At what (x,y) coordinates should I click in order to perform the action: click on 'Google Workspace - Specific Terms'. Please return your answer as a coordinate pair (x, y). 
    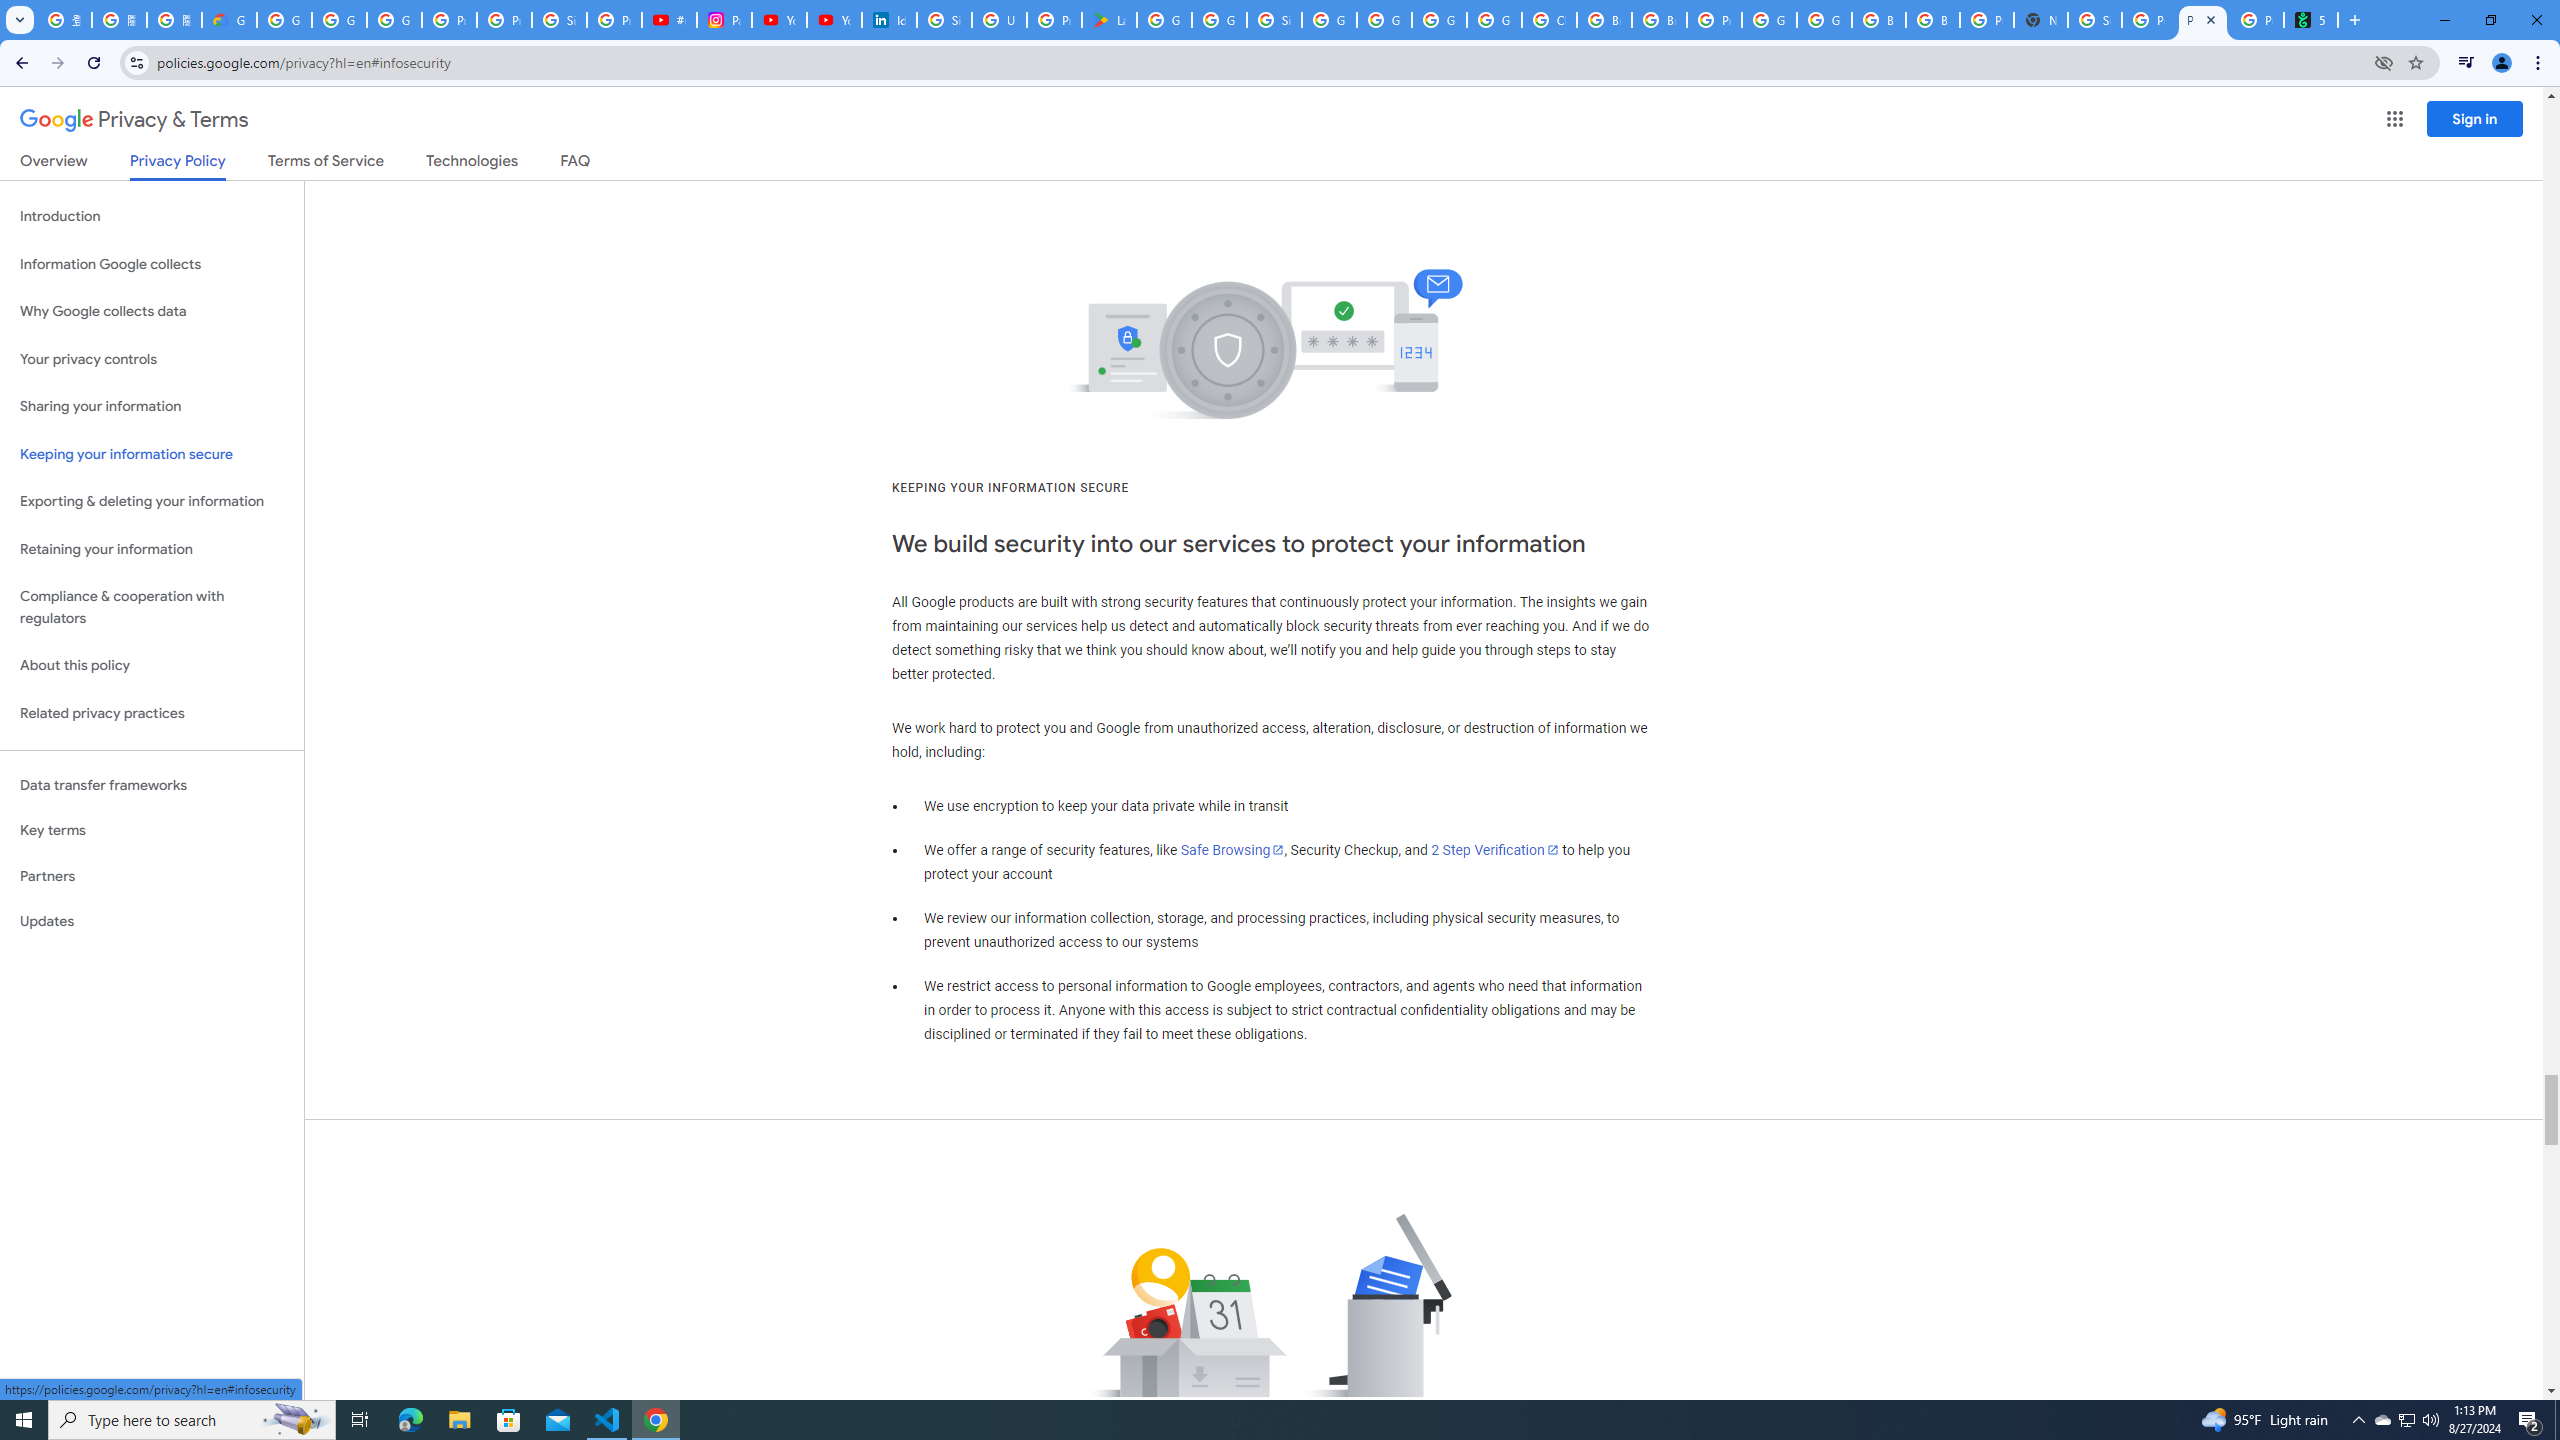
    Looking at the image, I should click on (1218, 19).